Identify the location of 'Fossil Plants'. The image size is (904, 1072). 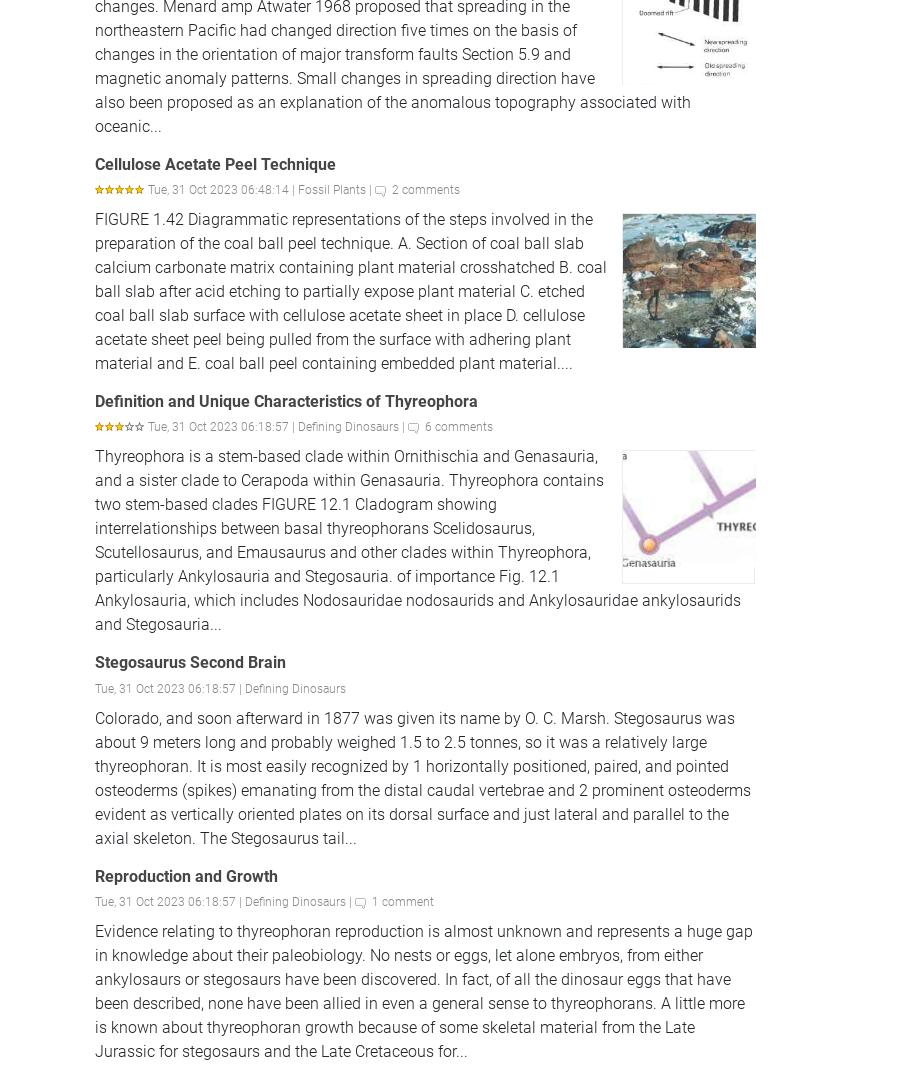
(332, 188).